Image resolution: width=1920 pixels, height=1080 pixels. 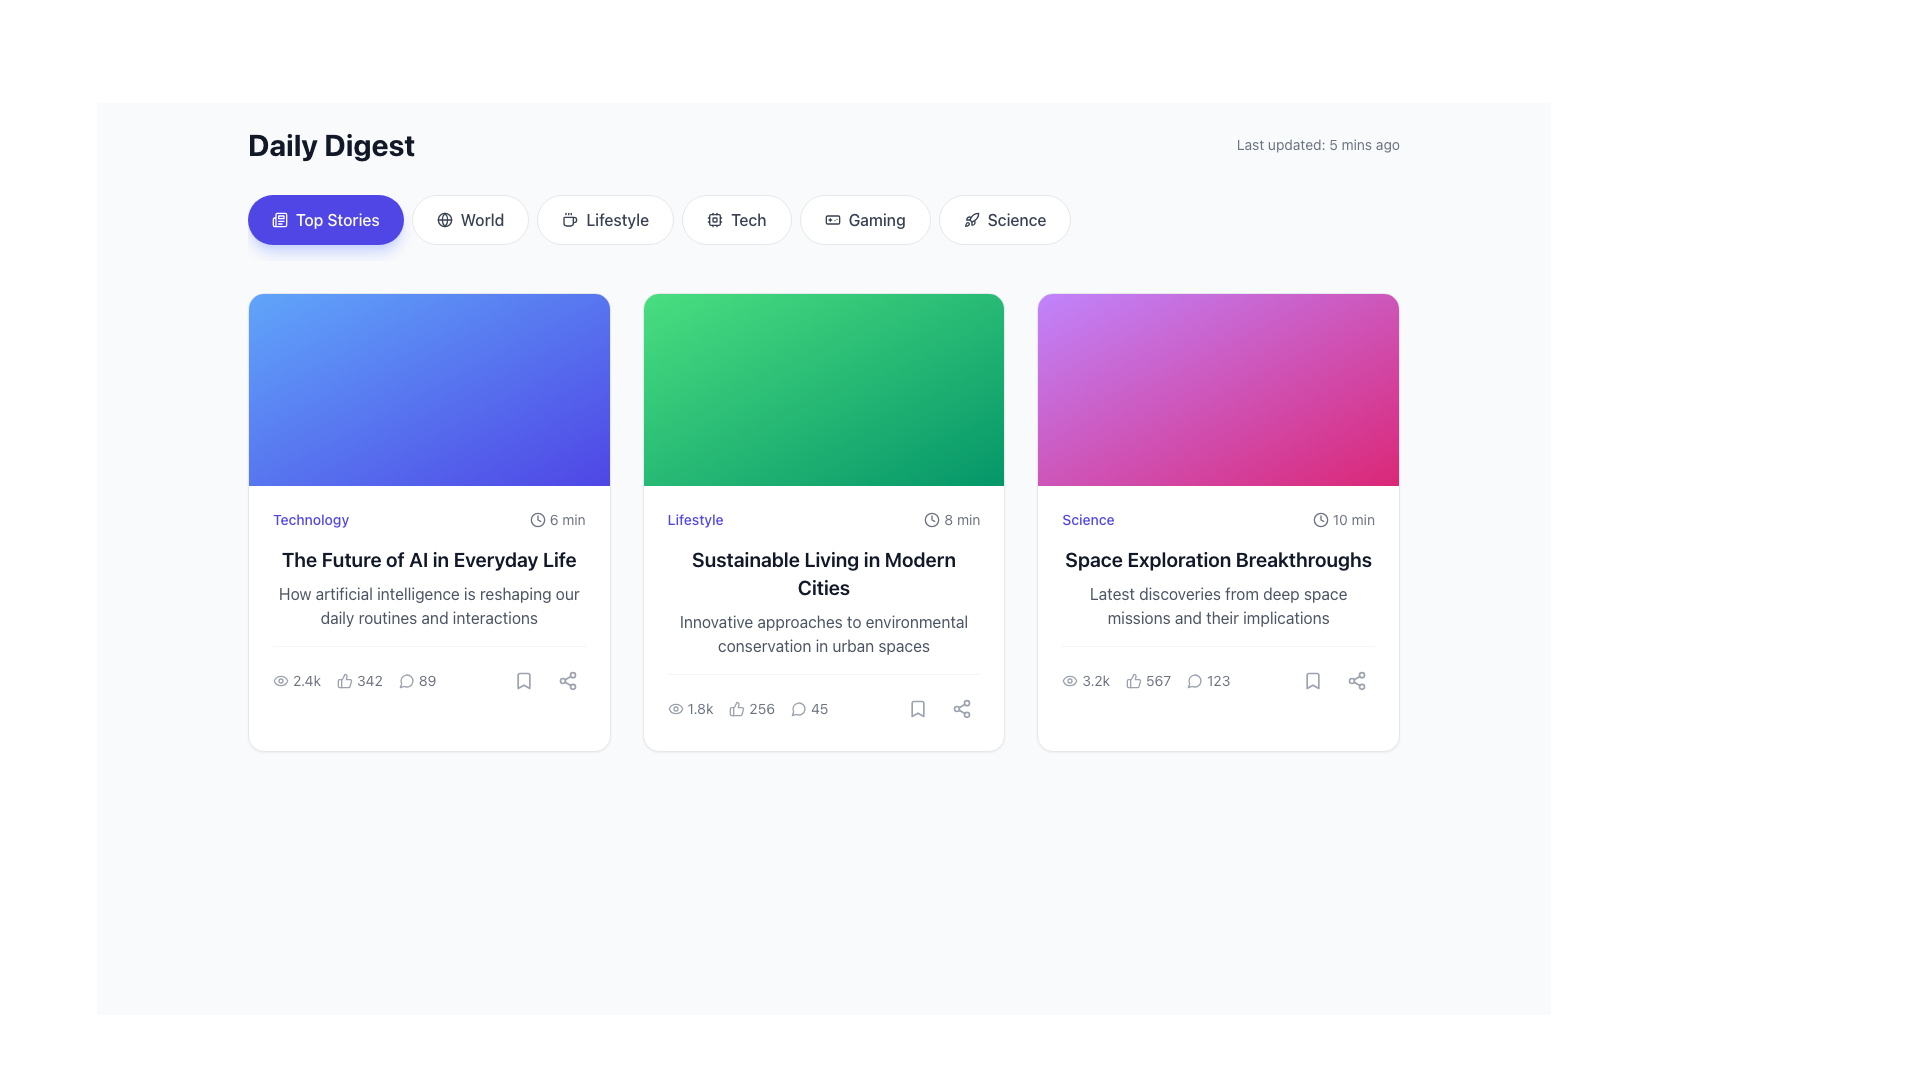 What do you see at coordinates (962, 708) in the screenshot?
I see `the circular gray button with a share icon located in the lower-right corner of the 'Sustainable Living in Modern Cities' card` at bounding box center [962, 708].